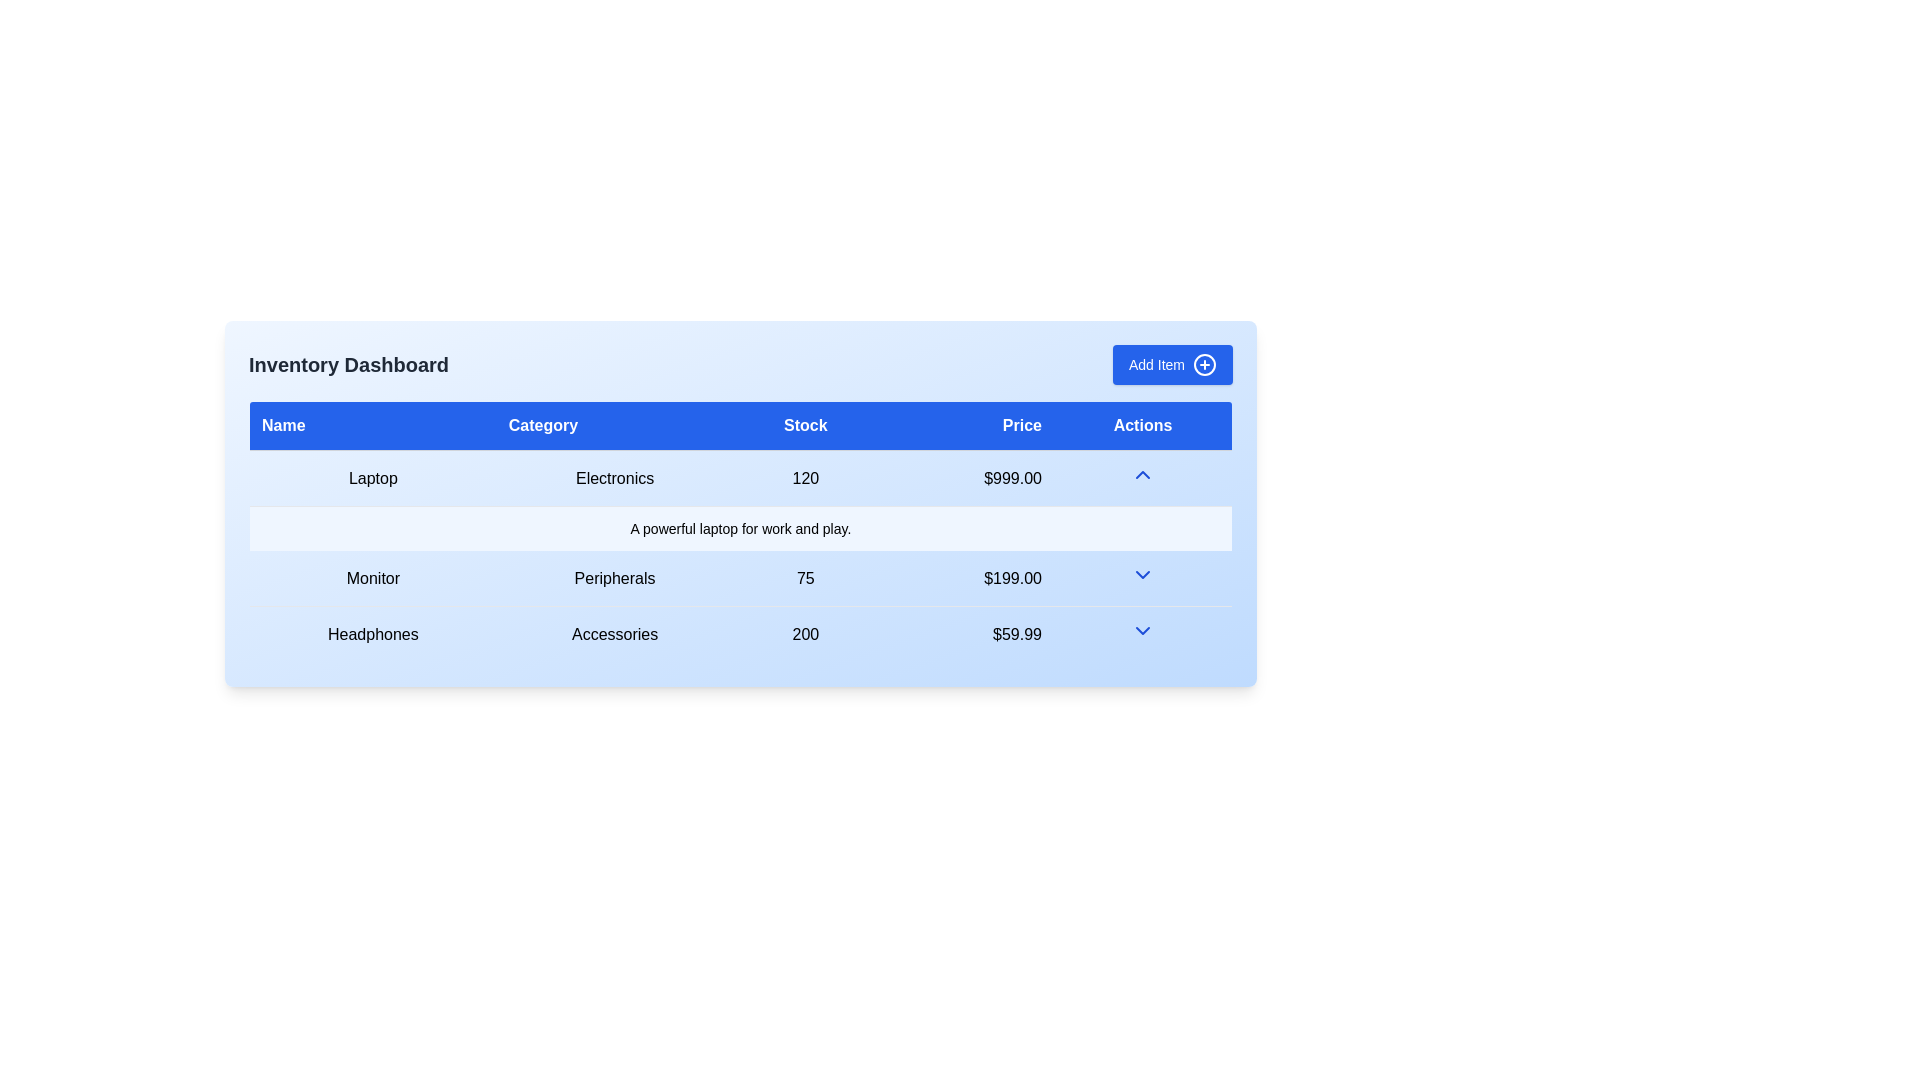 This screenshot has width=1920, height=1080. Describe the element at coordinates (349, 365) in the screenshot. I see `the text label reading 'Inventory Dashboard'` at that location.